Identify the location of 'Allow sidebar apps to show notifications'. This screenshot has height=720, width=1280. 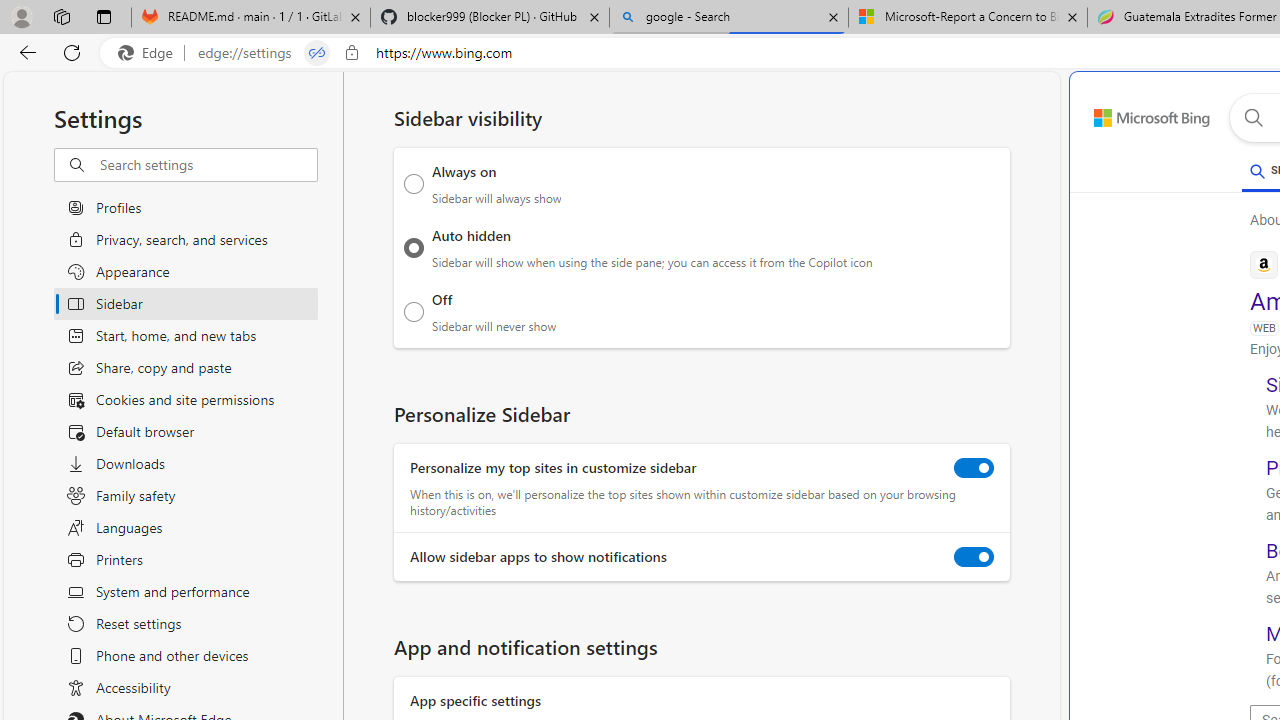
(974, 557).